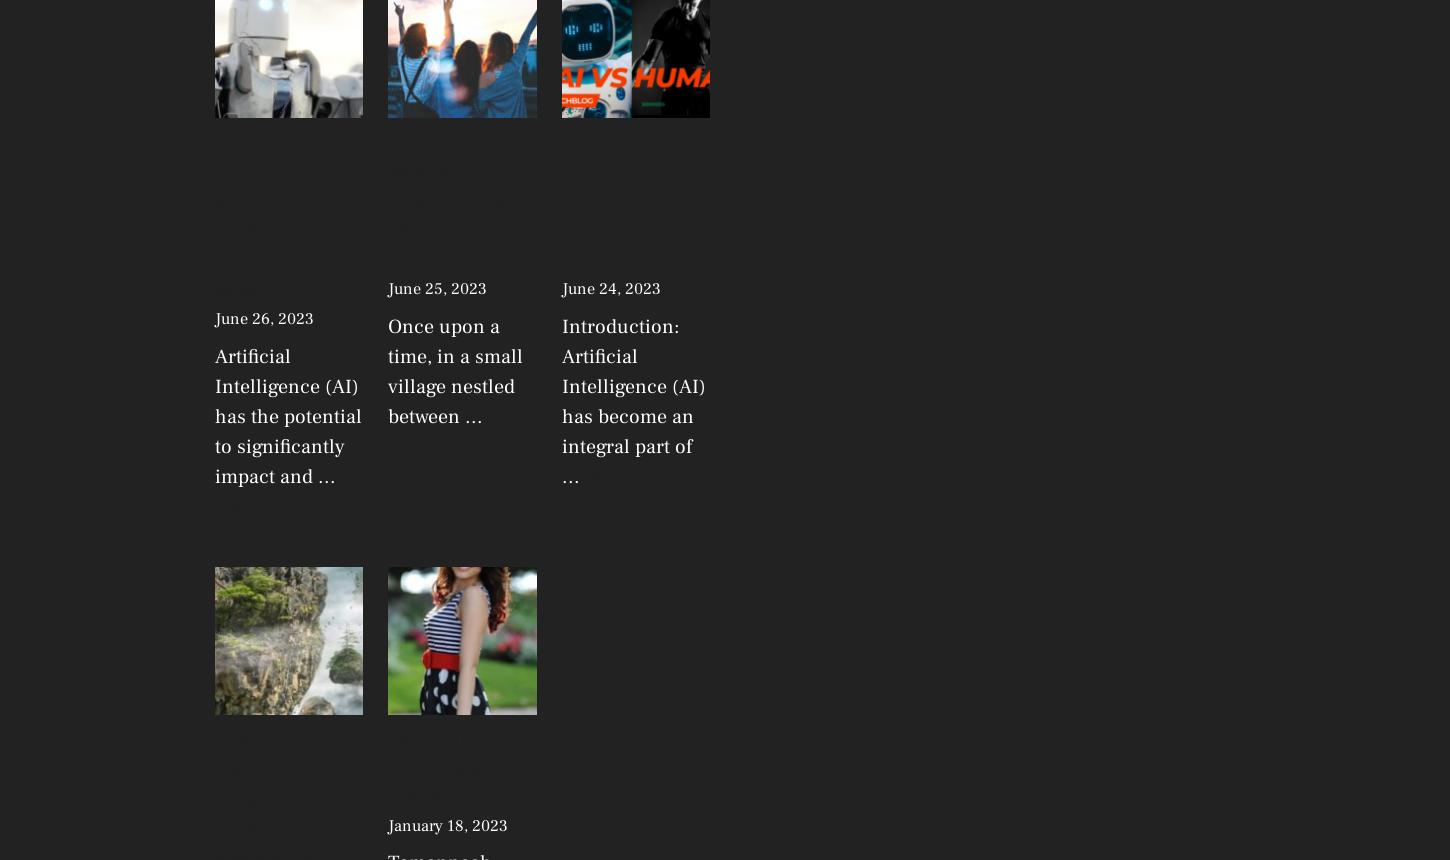 The width and height of the screenshot is (1450, 860). Describe the element at coordinates (288, 414) in the screenshot. I see `'Artificial Intelligence (AI) has the potential to significantly impact and ...'` at that location.